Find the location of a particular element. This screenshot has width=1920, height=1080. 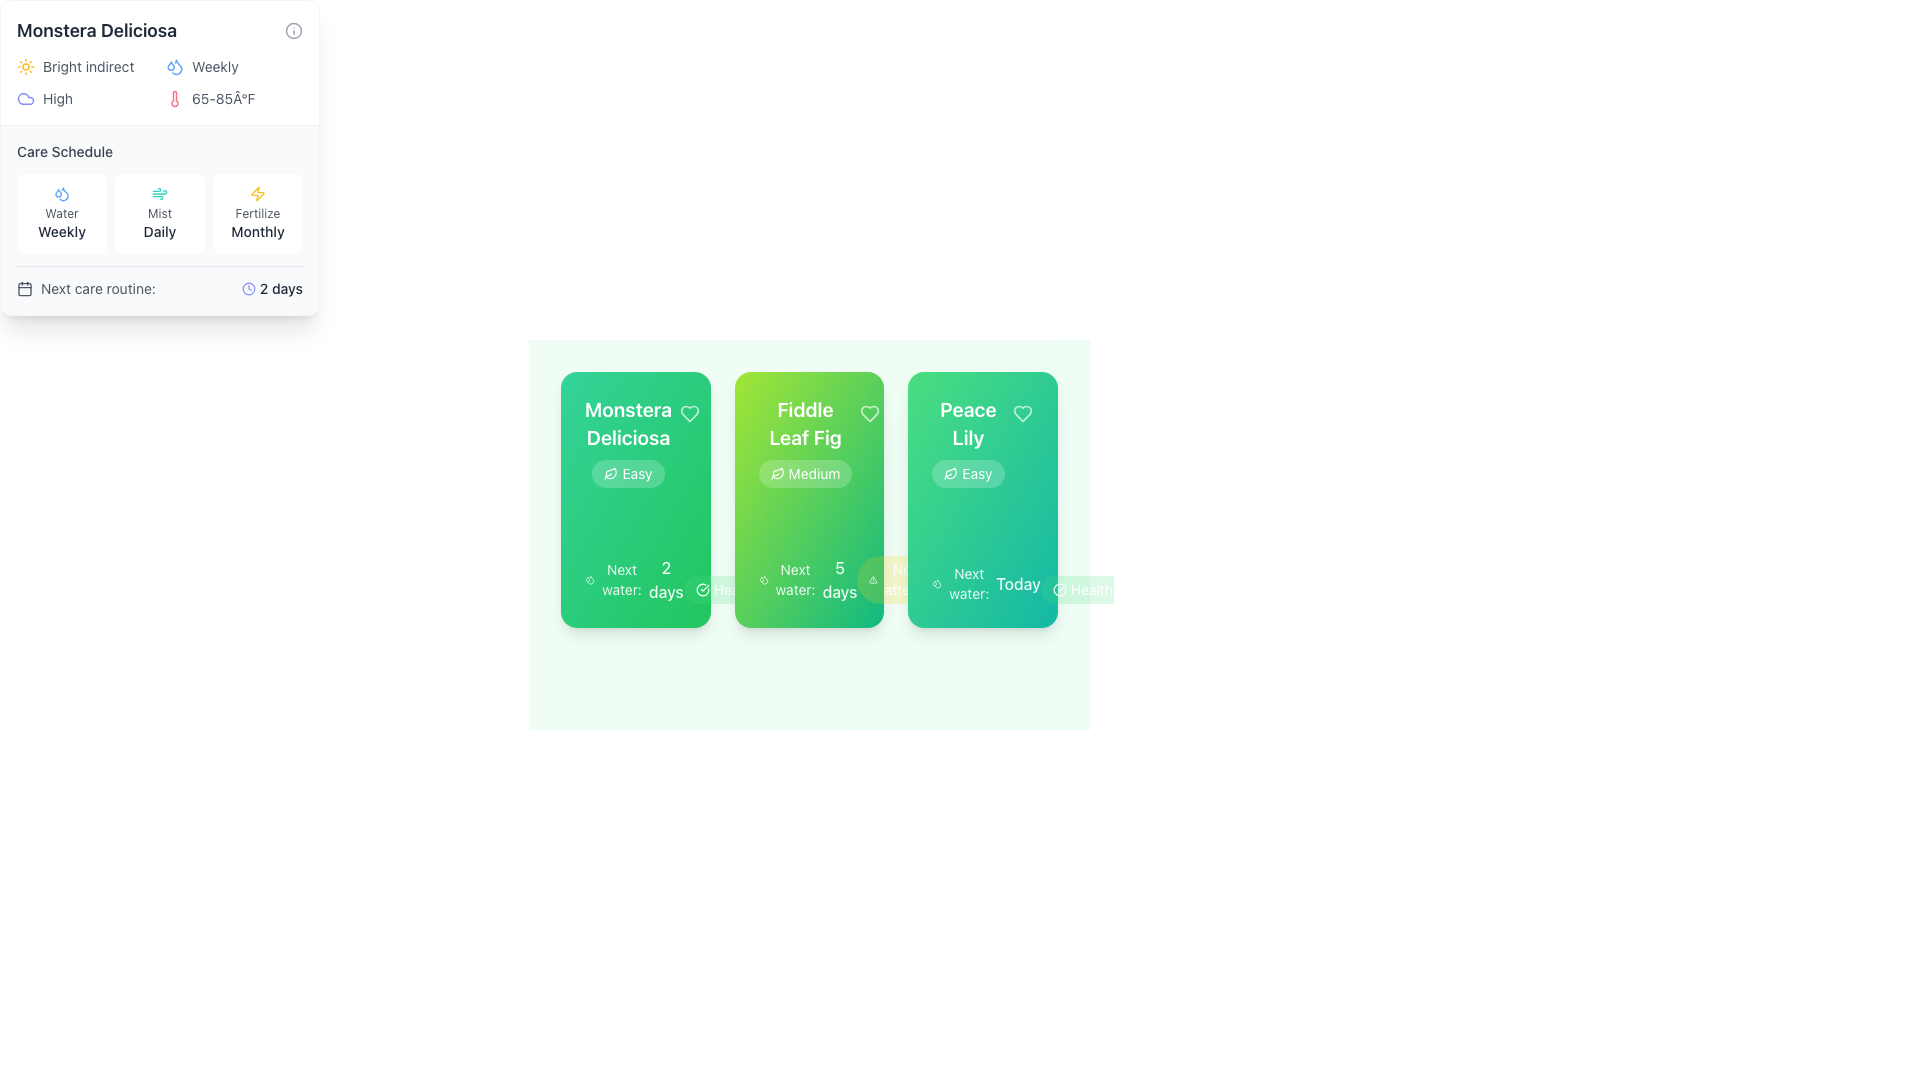

the icons or badges on the plant information card, which is the first card in a row of three, located towards the left side of the interface is located at coordinates (634, 499).